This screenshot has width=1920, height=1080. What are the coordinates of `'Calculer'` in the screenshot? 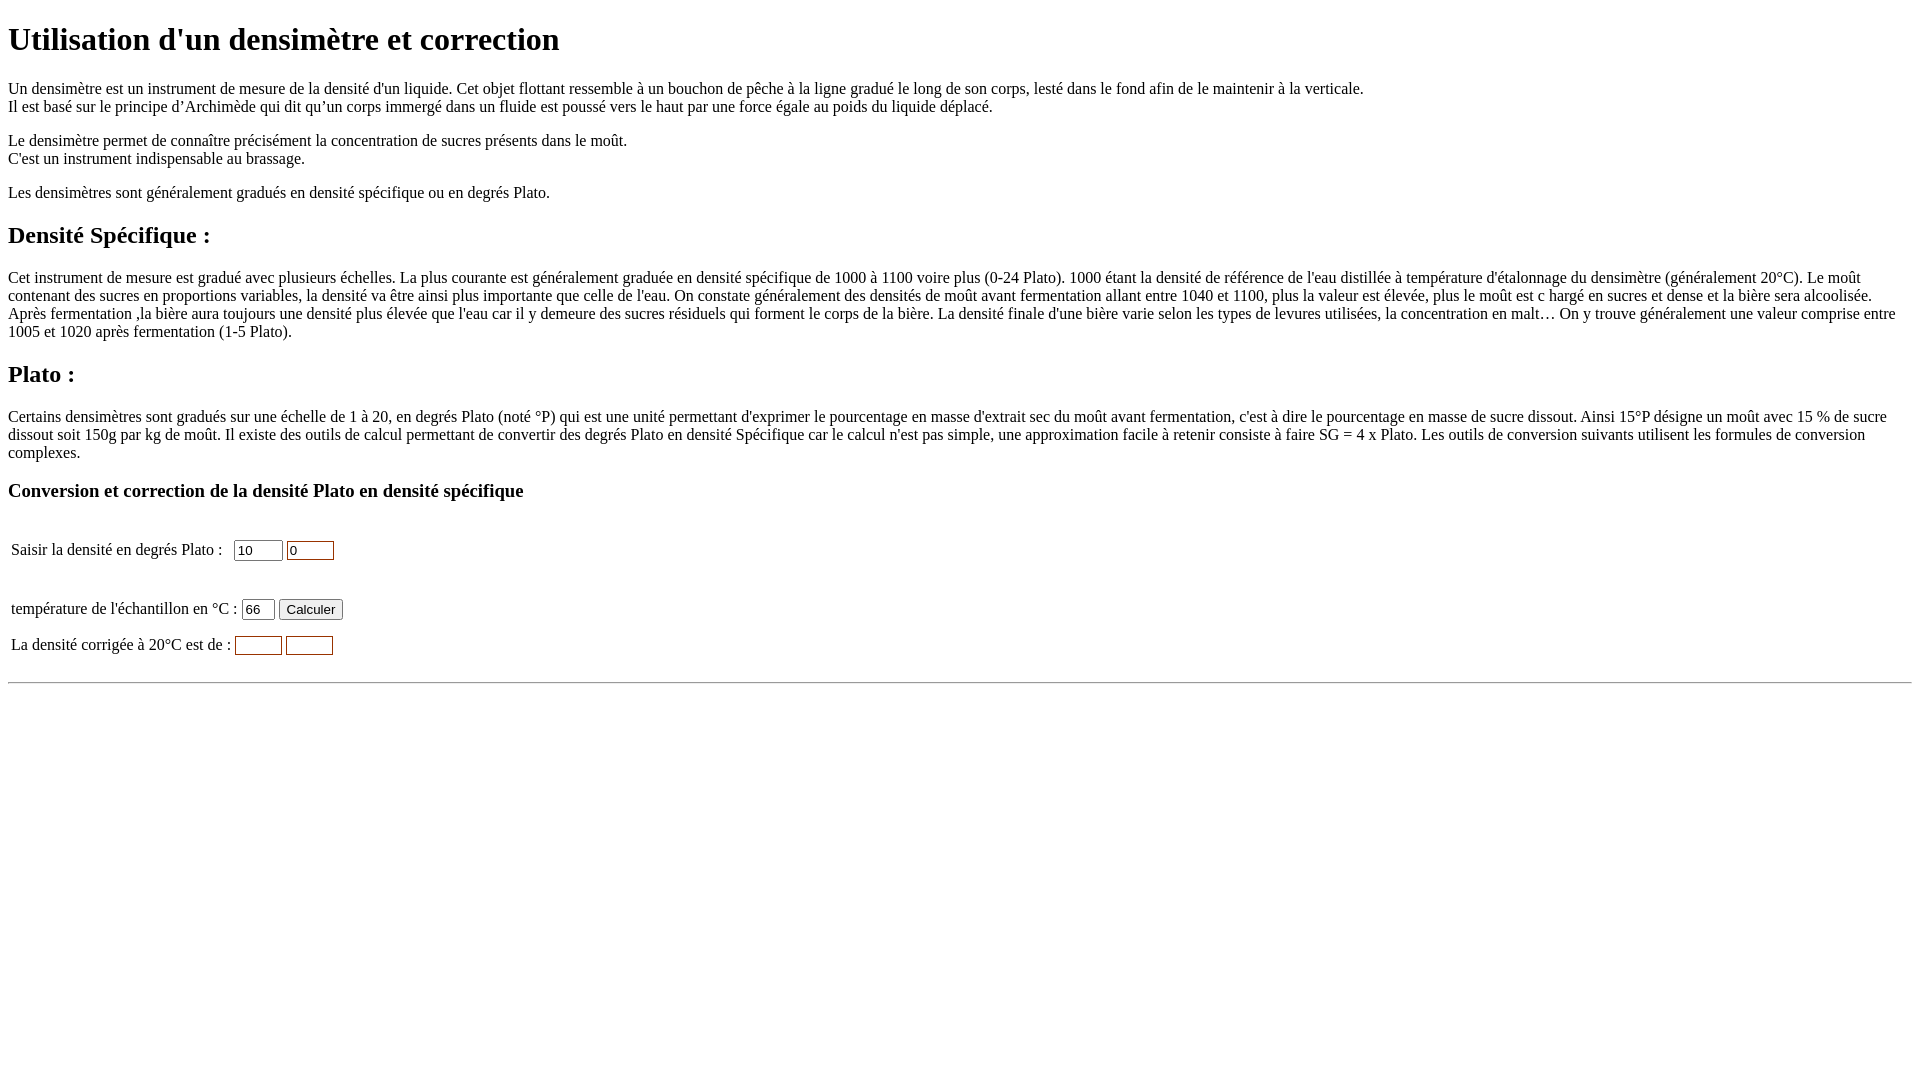 It's located at (310, 608).